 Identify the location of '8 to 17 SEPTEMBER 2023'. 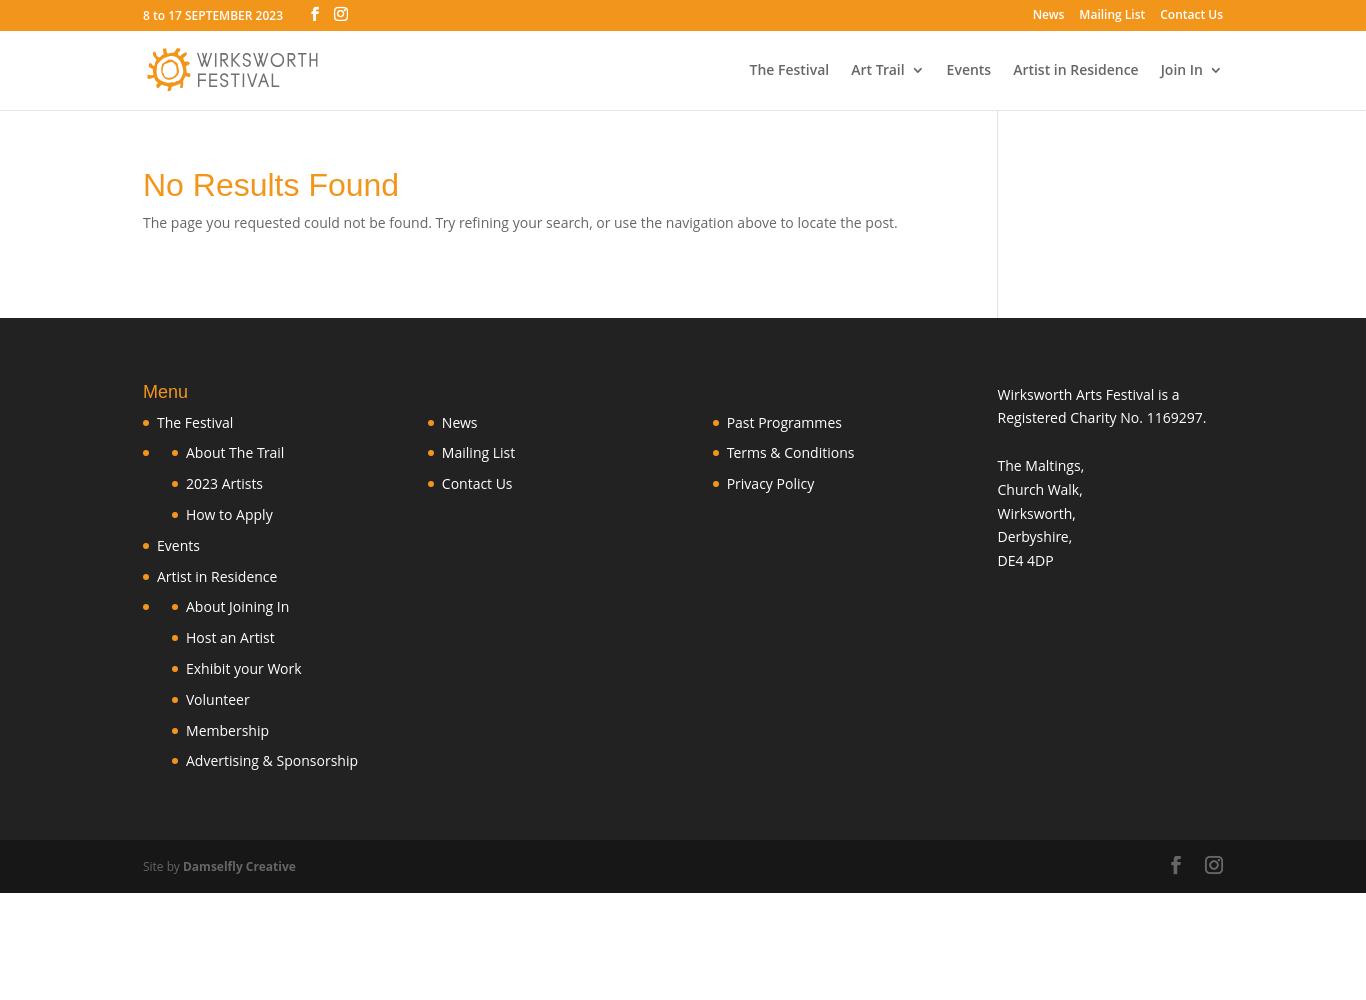
(211, 15).